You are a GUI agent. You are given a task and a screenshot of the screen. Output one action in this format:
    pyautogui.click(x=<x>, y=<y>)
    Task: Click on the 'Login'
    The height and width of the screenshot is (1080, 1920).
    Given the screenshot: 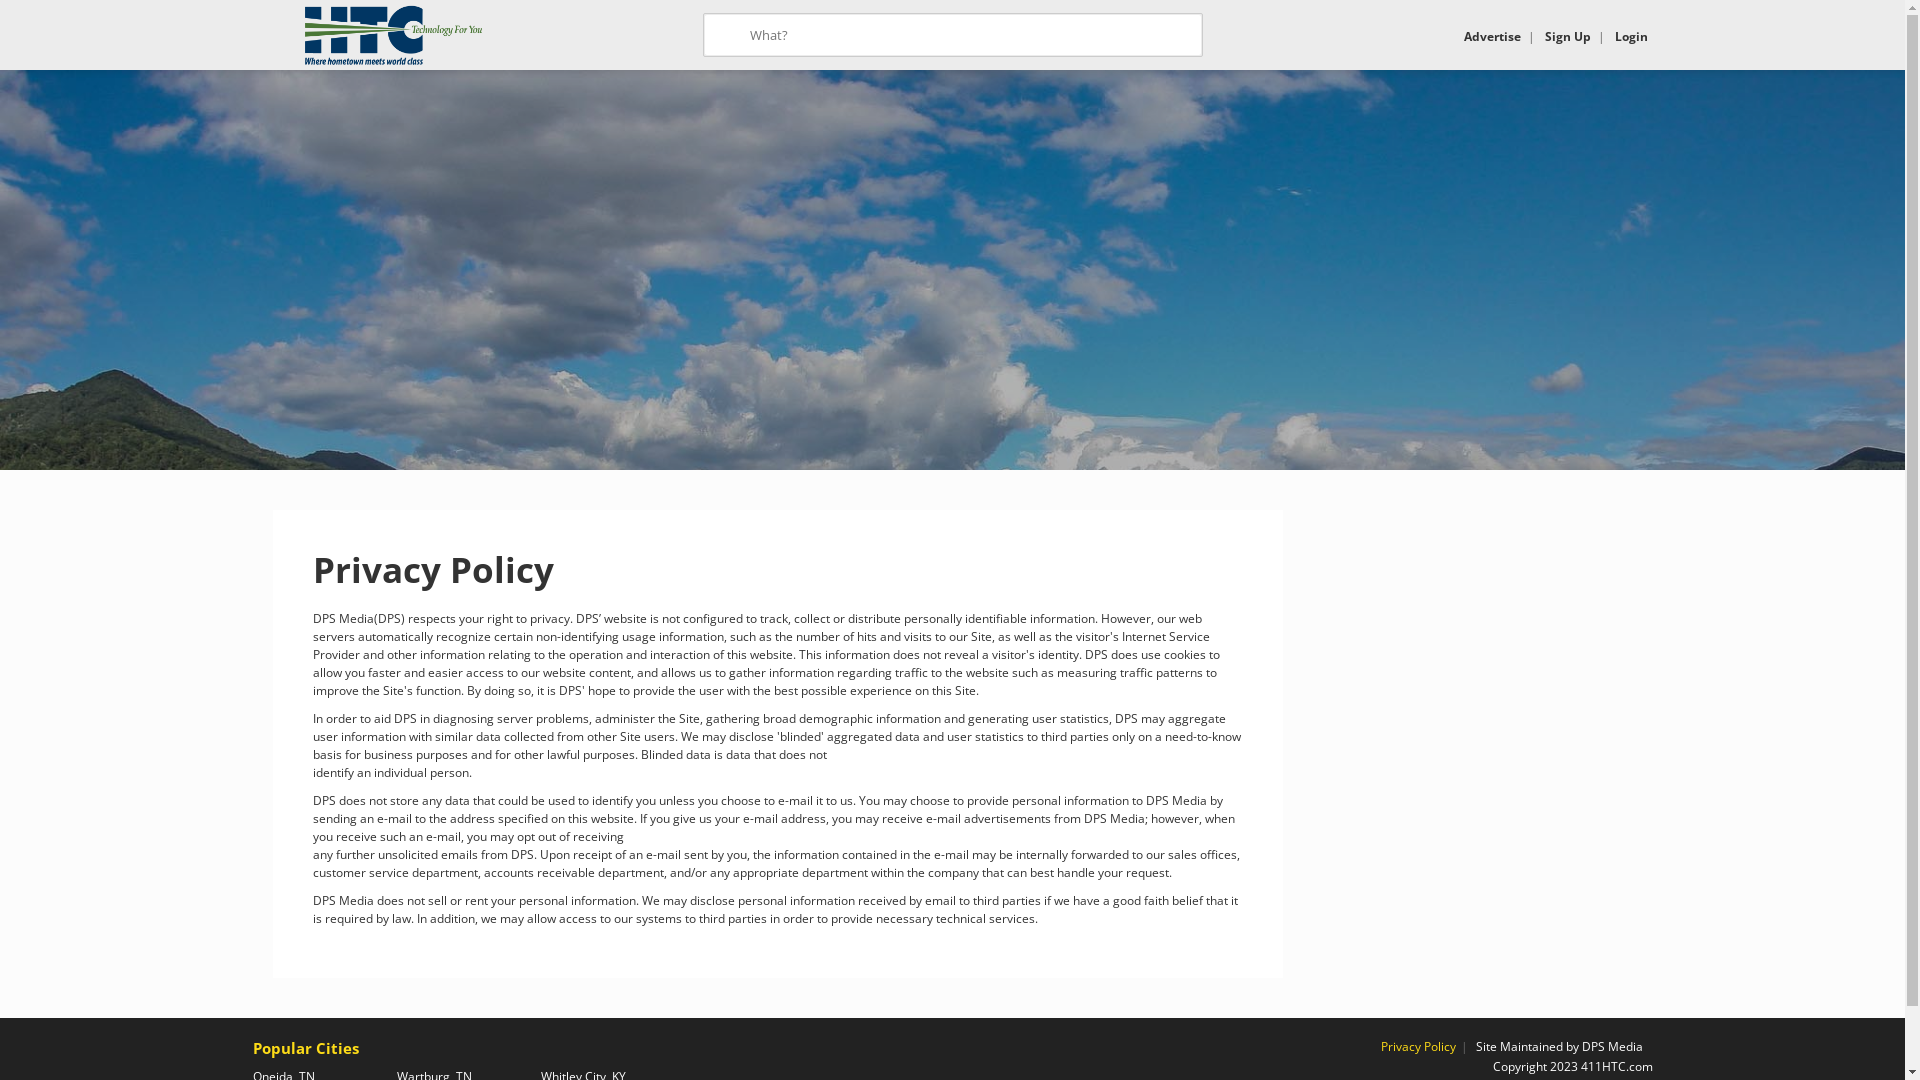 What is the action you would take?
    pyautogui.click(x=1630, y=36)
    